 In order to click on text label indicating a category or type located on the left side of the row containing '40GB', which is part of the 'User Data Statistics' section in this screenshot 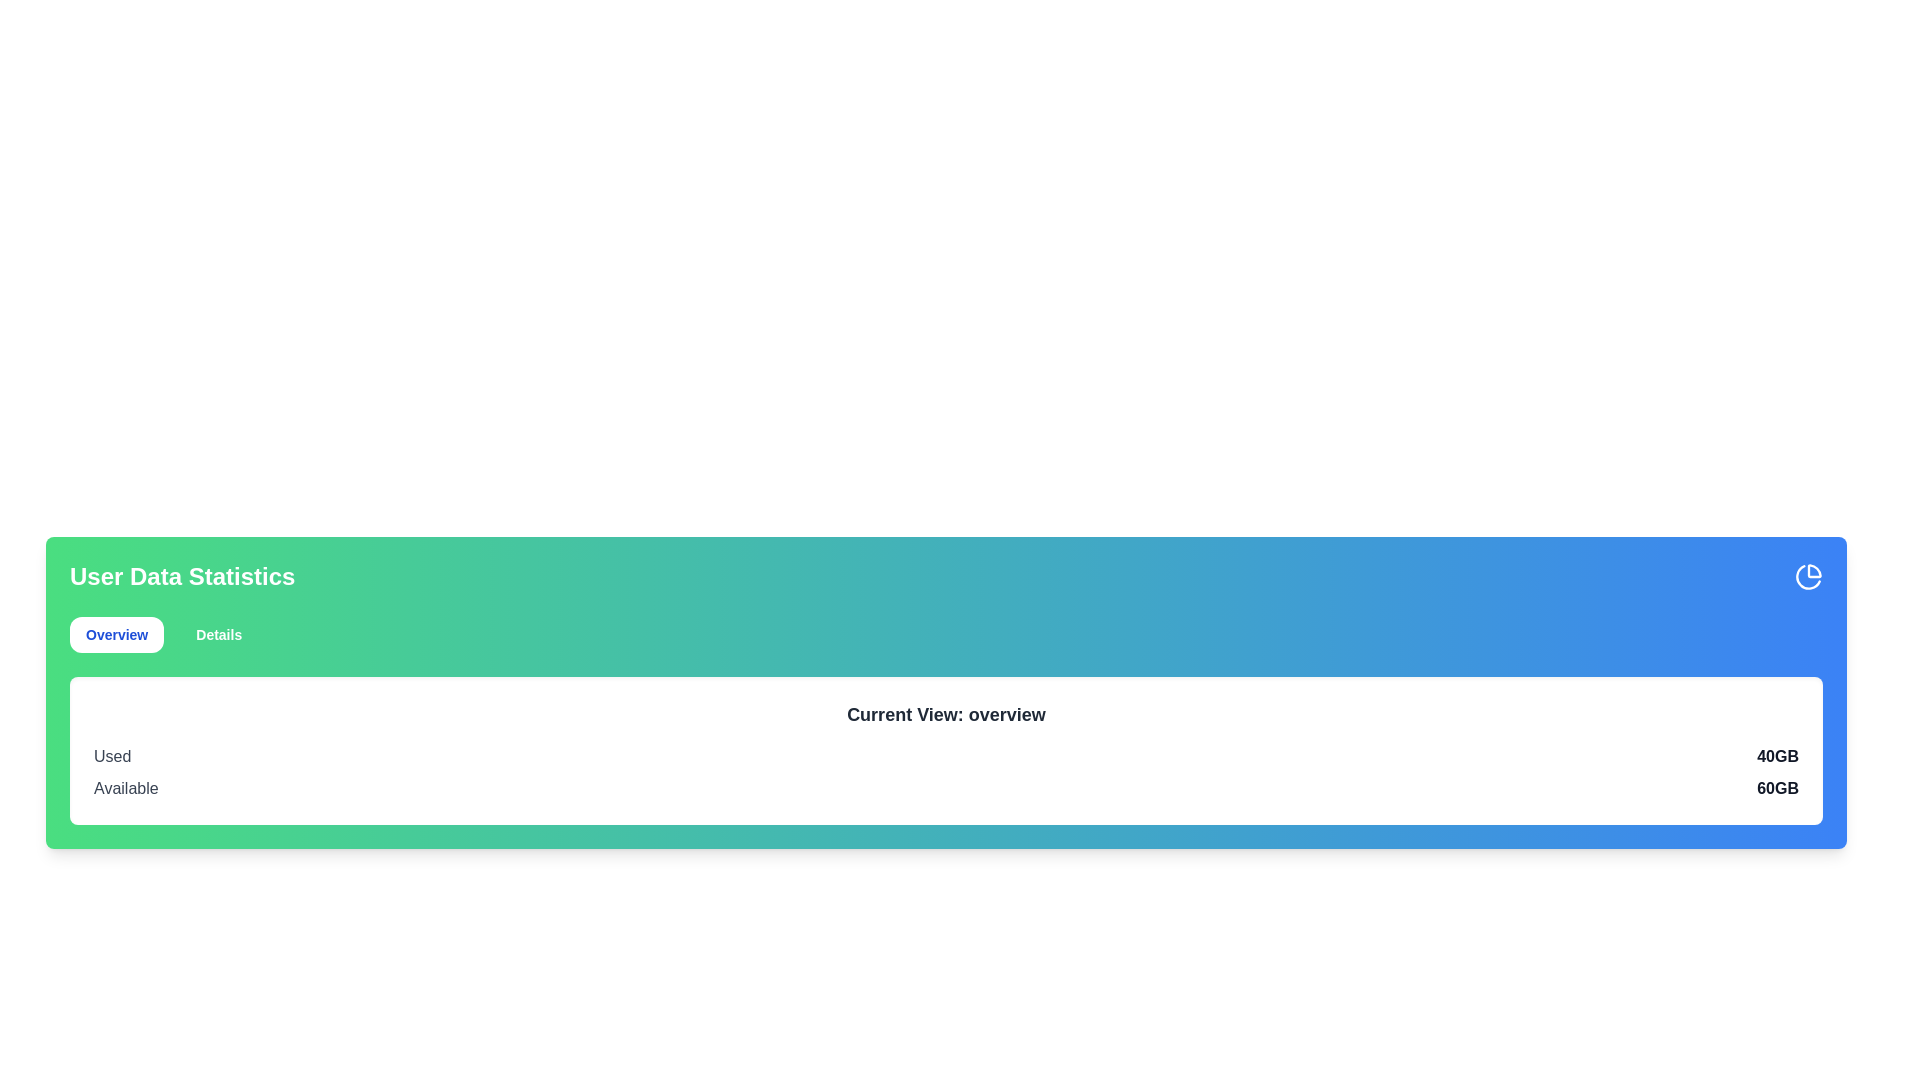, I will do `click(111, 756)`.